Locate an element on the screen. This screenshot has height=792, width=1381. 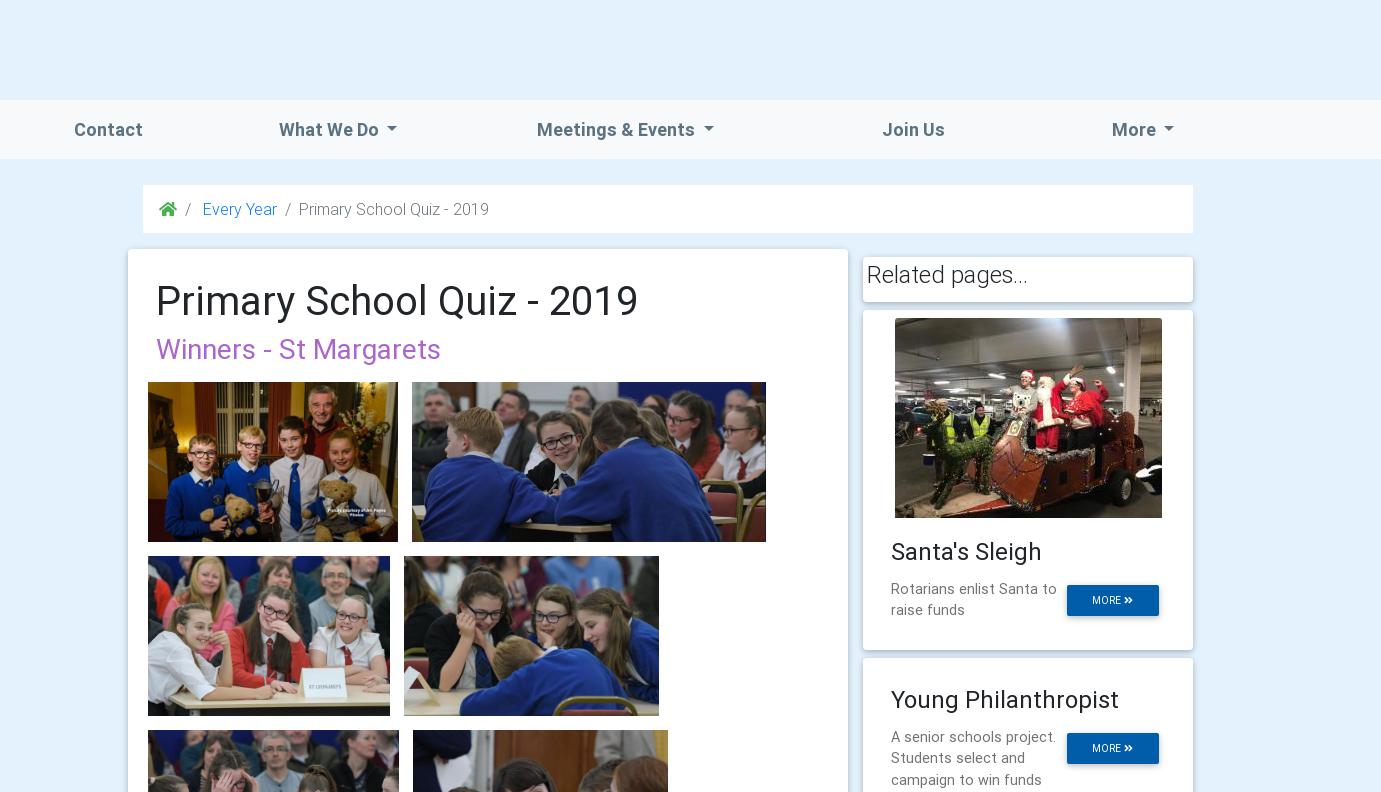
'Santa's Sleigh' is located at coordinates (891, 550).